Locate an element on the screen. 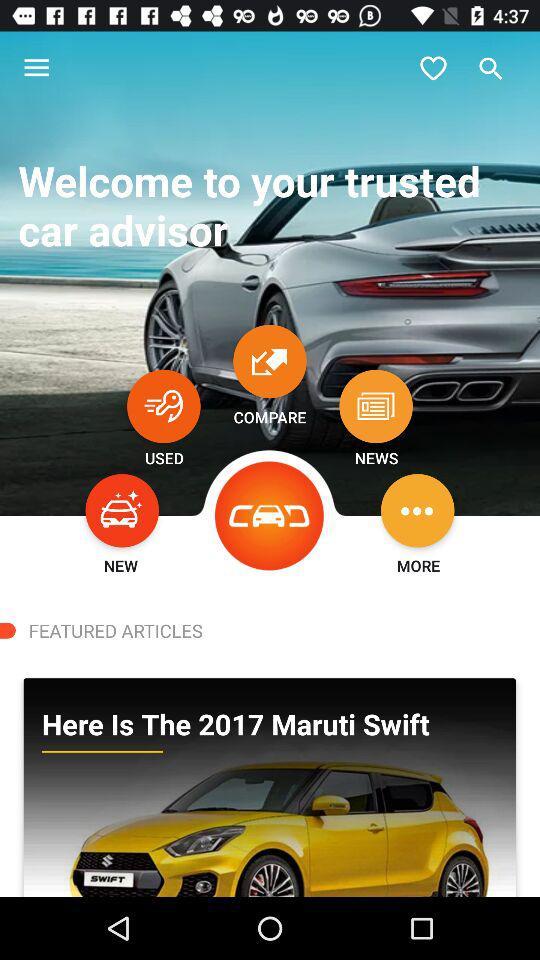 The image size is (540, 960). the item above the compare item is located at coordinates (270, 360).